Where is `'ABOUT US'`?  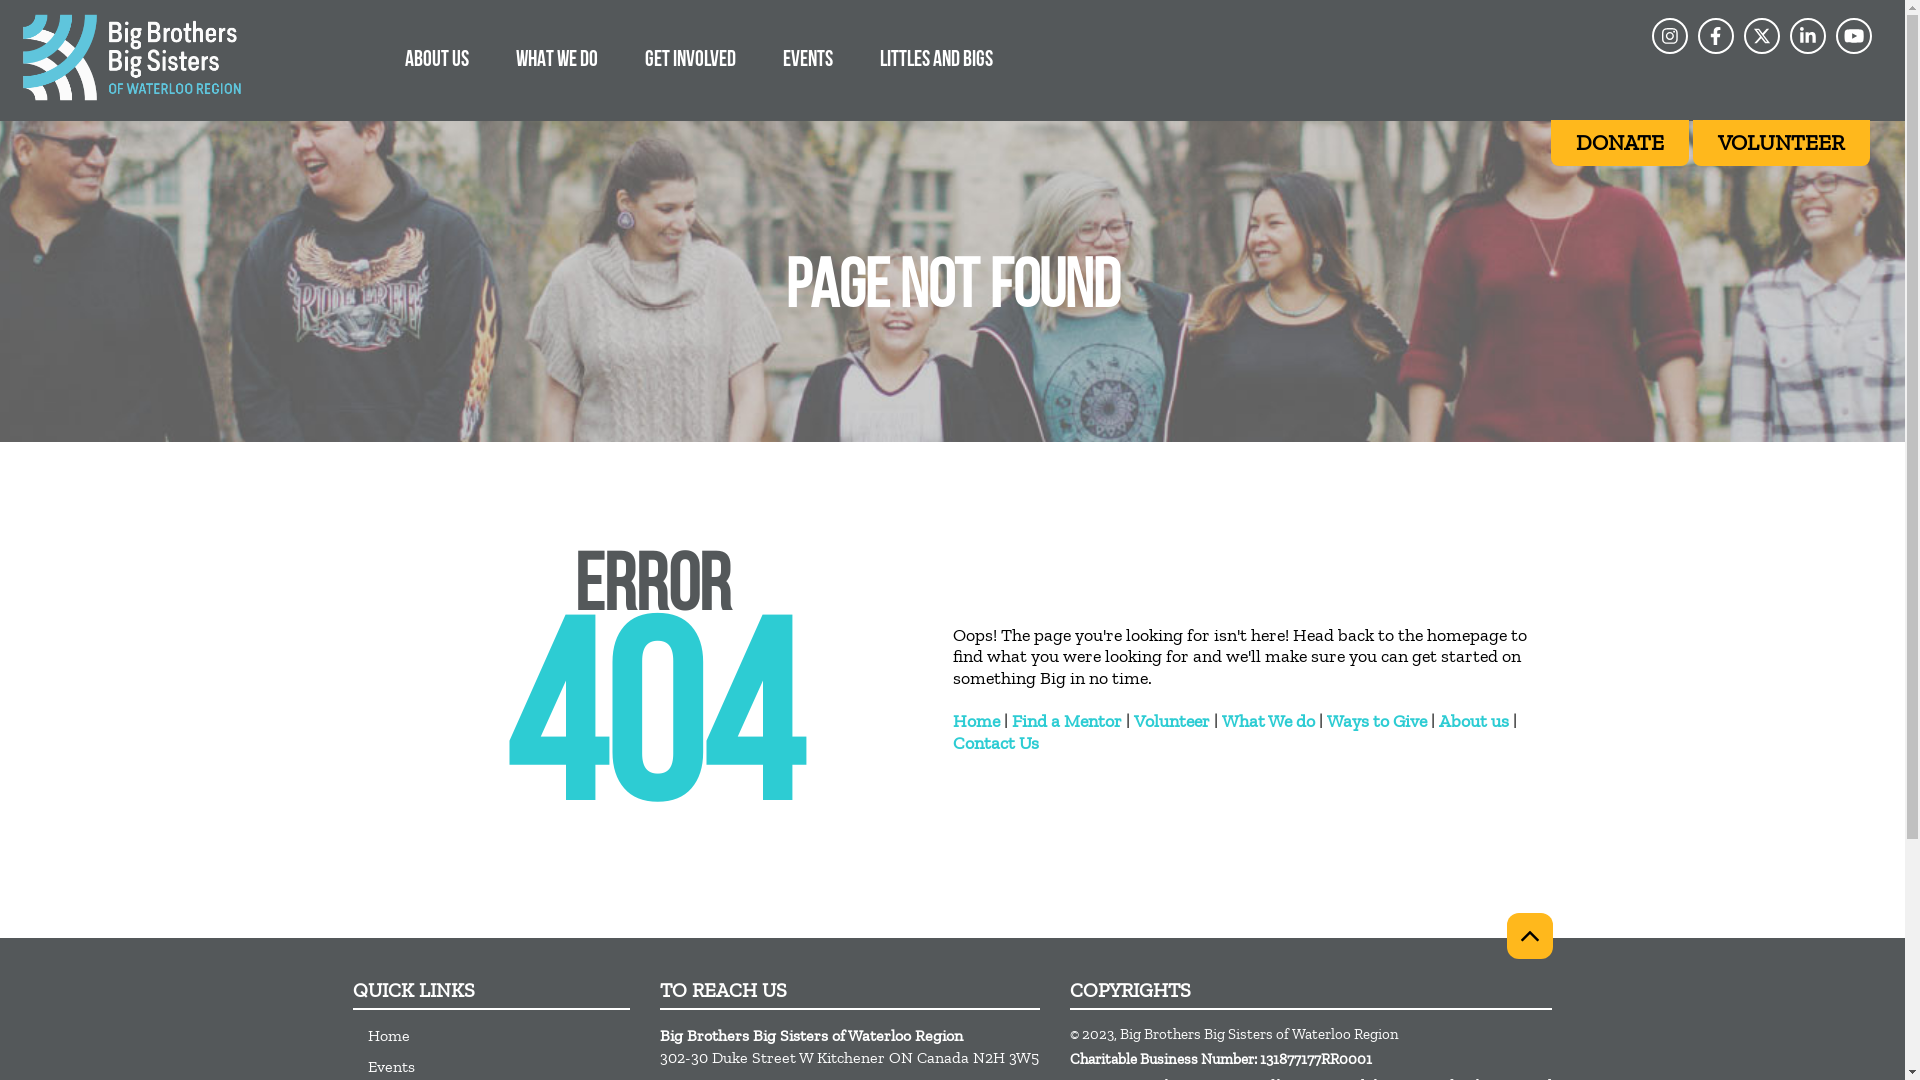
'ABOUT US' is located at coordinates (435, 57).